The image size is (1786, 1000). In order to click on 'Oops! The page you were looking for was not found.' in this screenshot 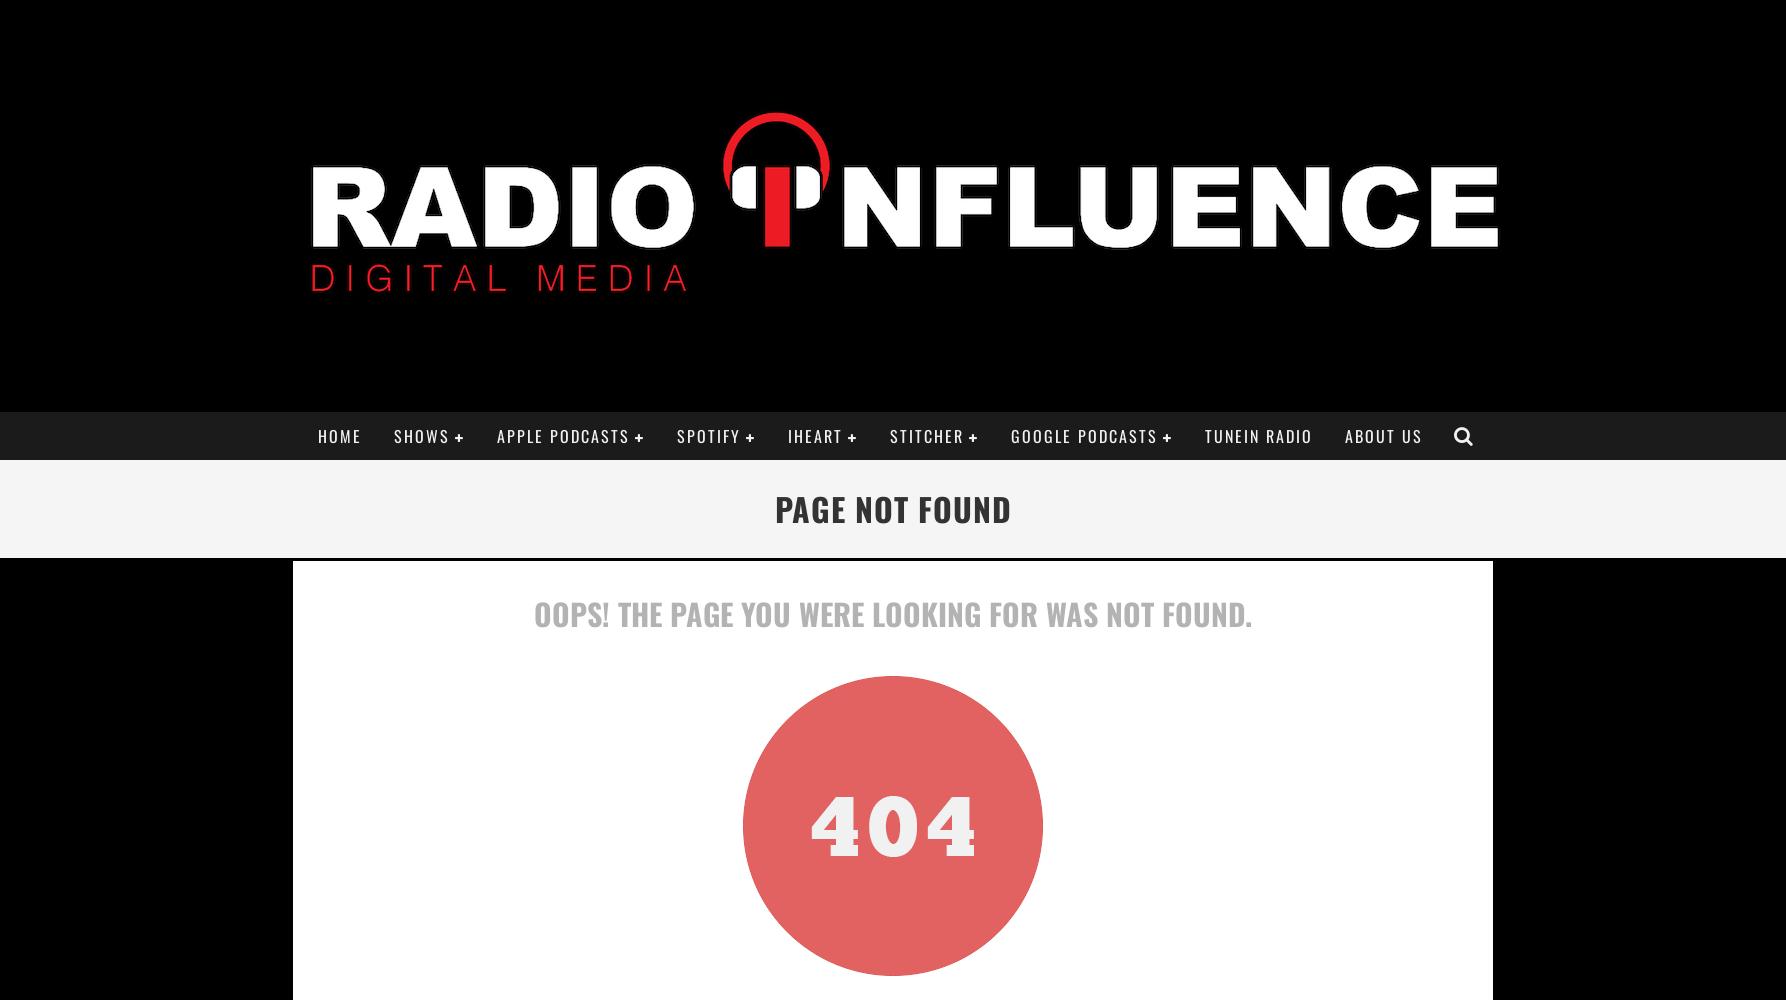, I will do `click(533, 612)`.